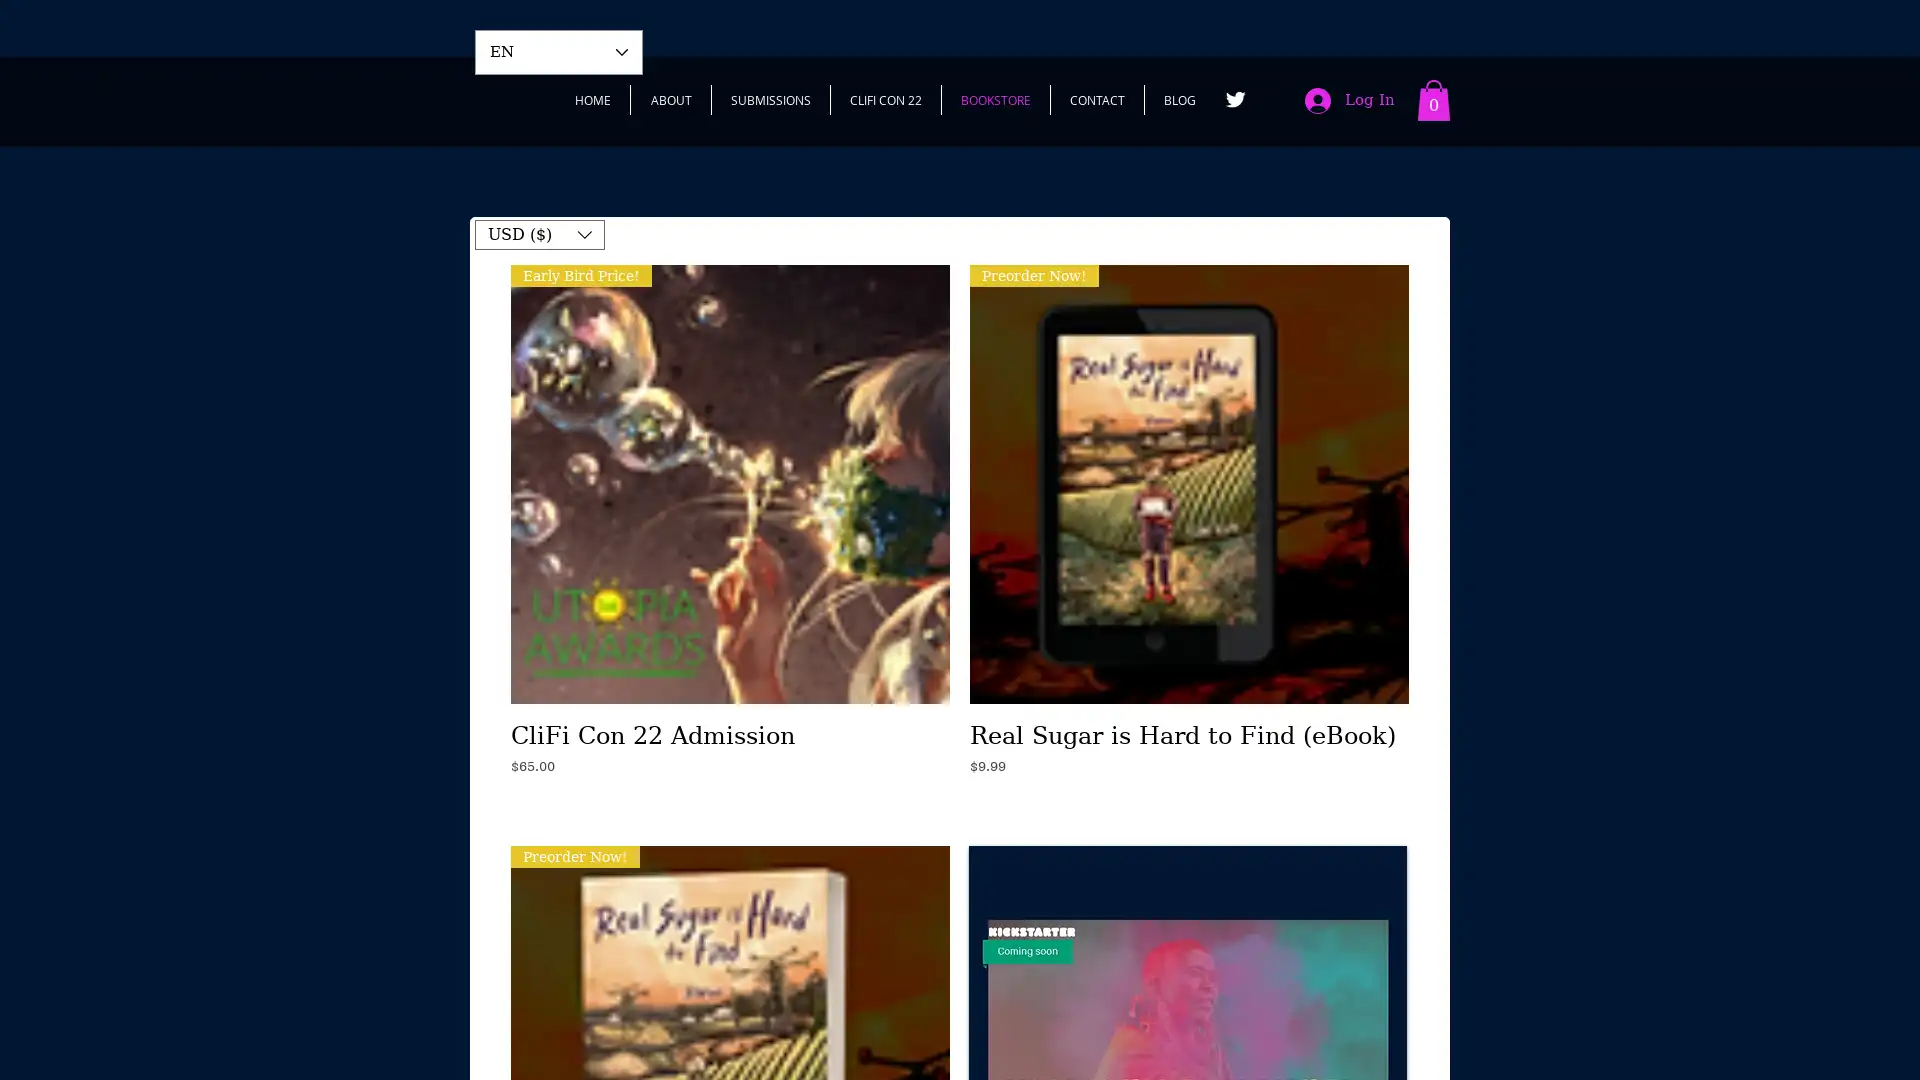 This screenshot has width=1920, height=1080. Describe the element at coordinates (729, 729) in the screenshot. I see `Quick View` at that location.